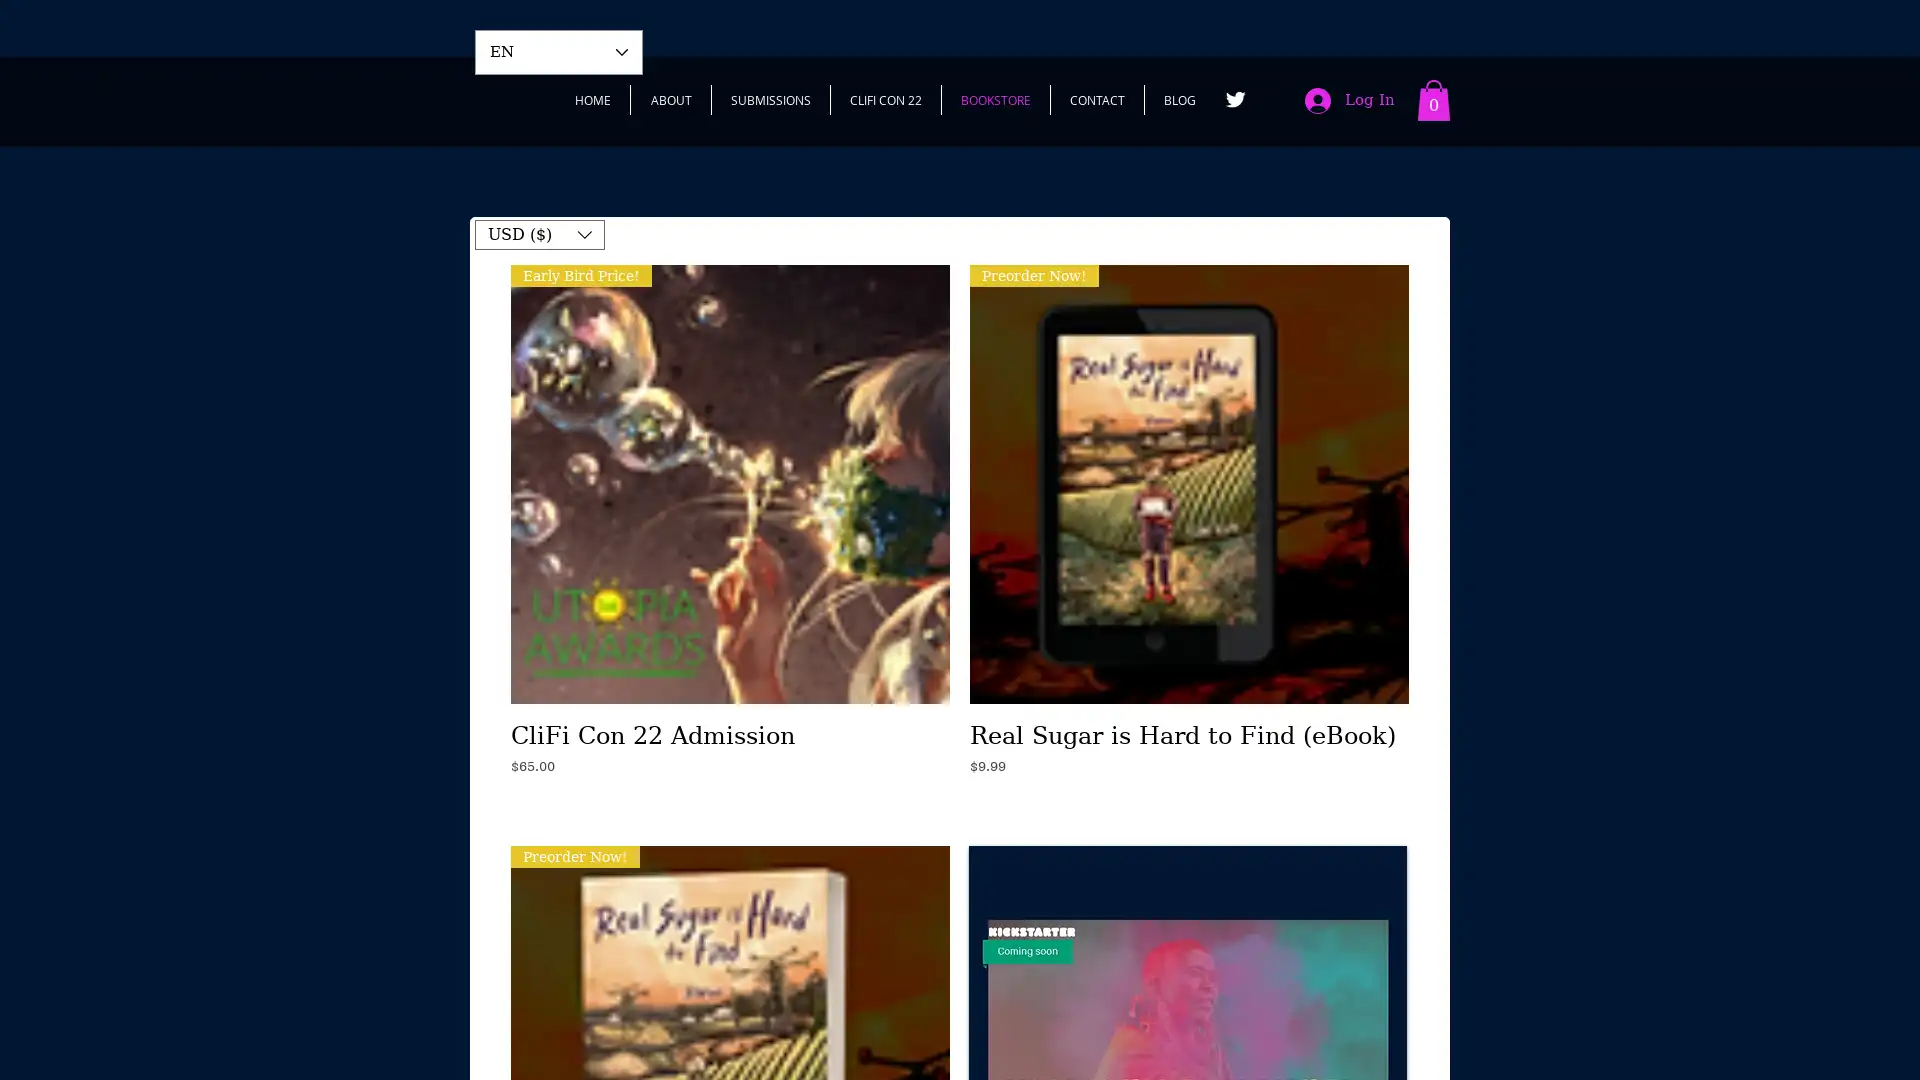 This screenshot has width=1920, height=1080. Describe the element at coordinates (729, 729) in the screenshot. I see `Quick View` at that location.